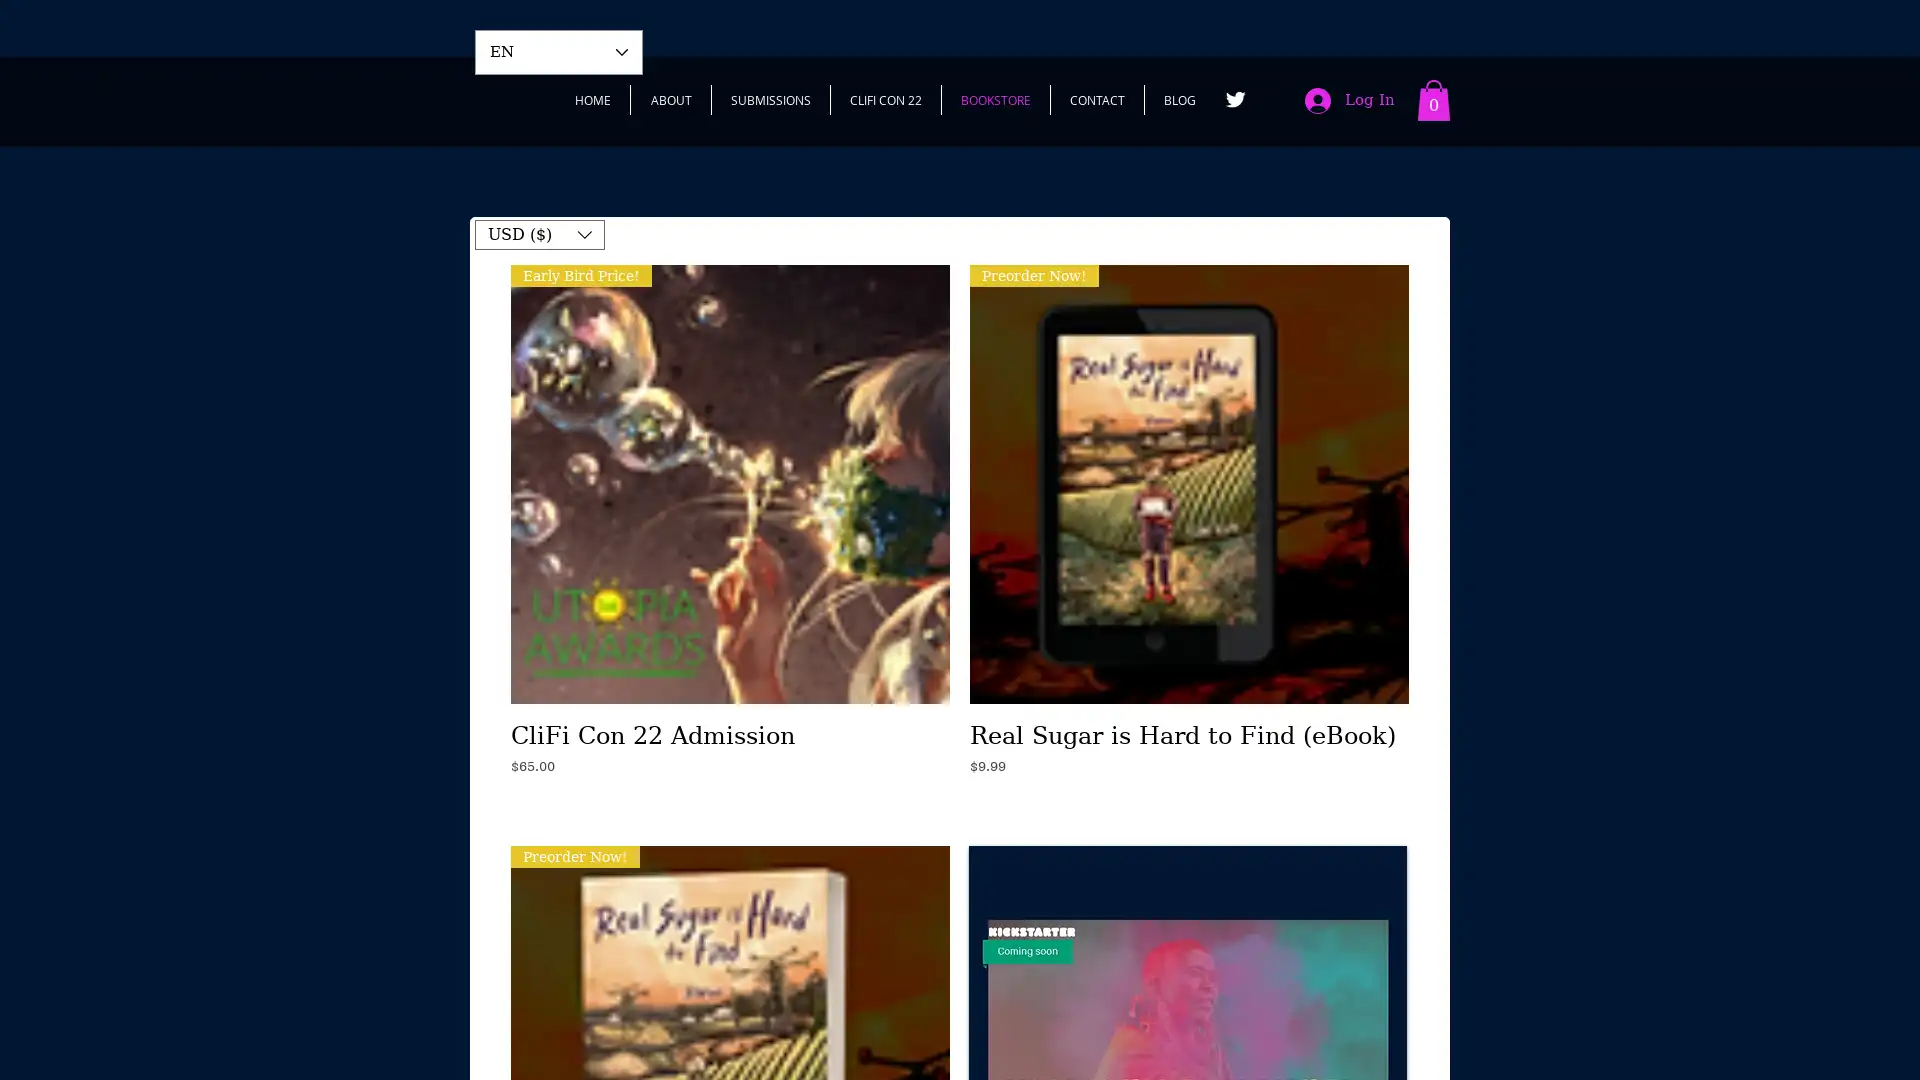 This screenshot has width=1920, height=1080. Describe the element at coordinates (729, 729) in the screenshot. I see `Quick View` at that location.